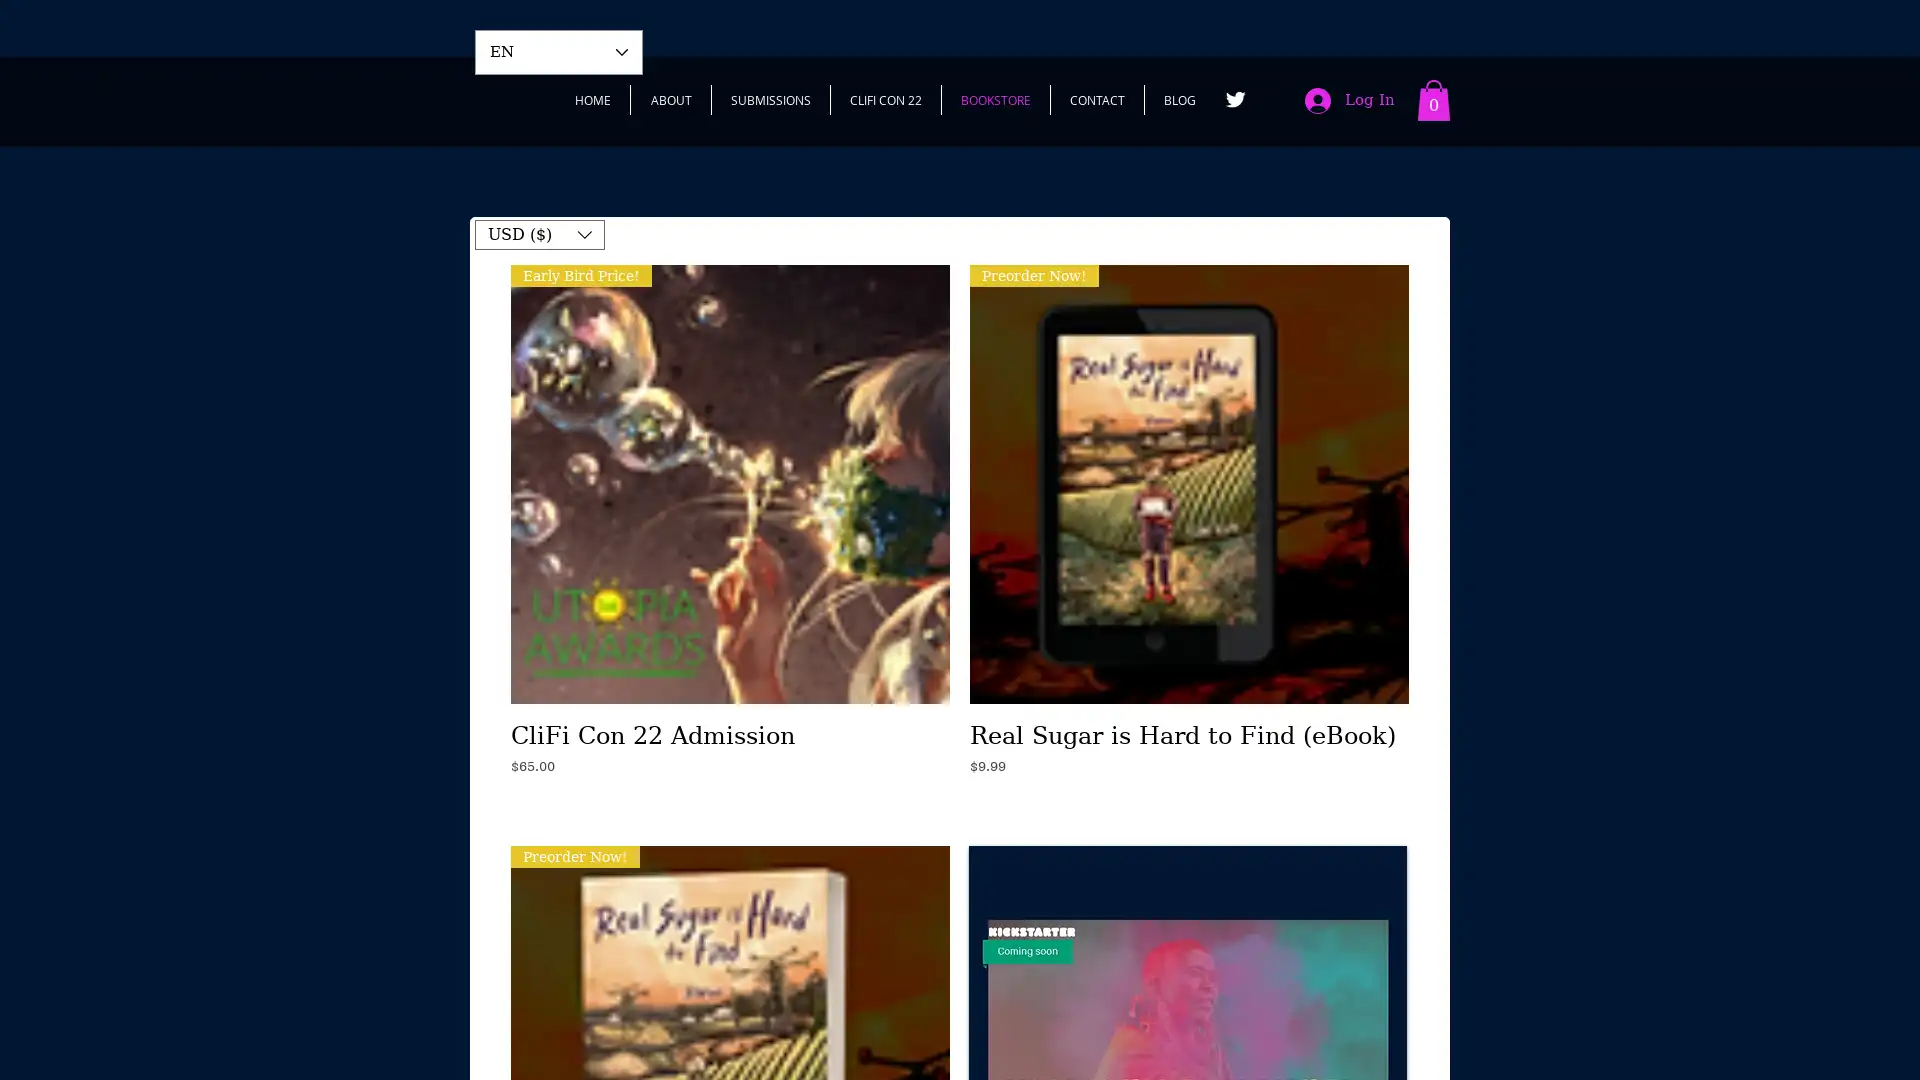 This screenshot has width=1920, height=1080. Describe the element at coordinates (729, 729) in the screenshot. I see `Quick View` at that location.